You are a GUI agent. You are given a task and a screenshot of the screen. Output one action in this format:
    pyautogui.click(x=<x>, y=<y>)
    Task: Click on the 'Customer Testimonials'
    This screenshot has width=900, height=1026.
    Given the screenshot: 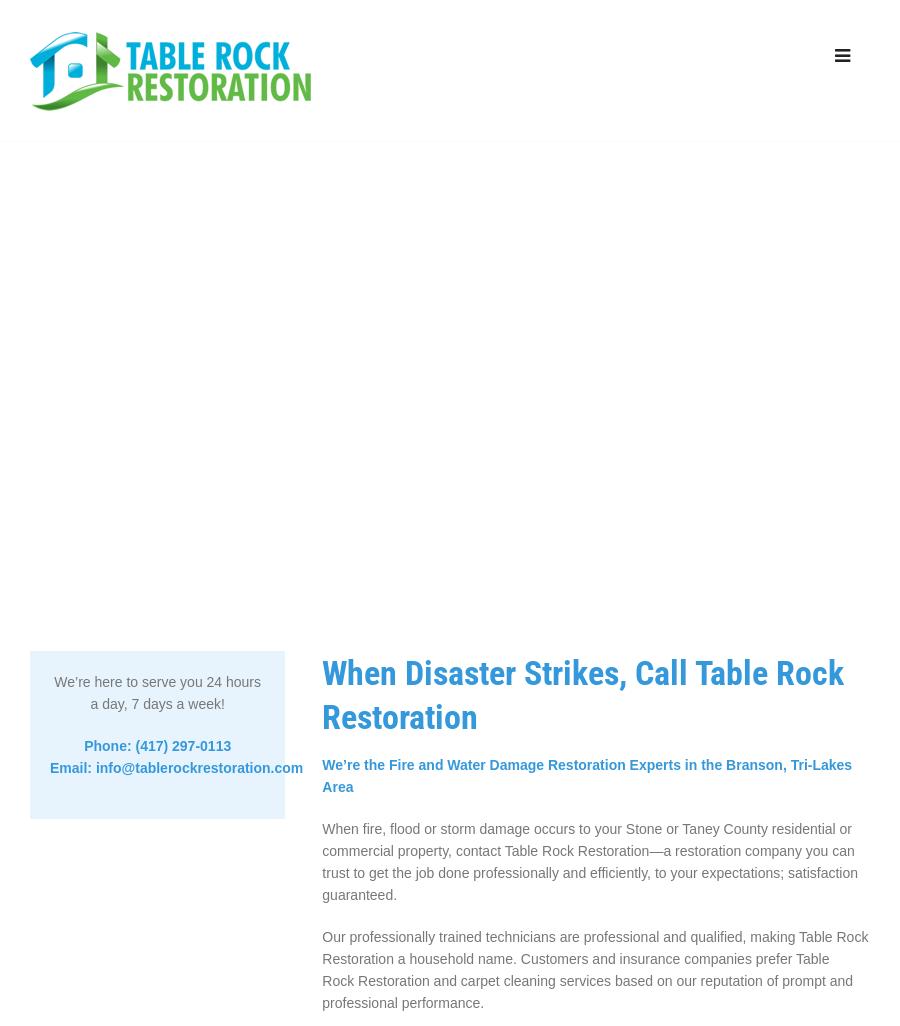 What is the action you would take?
    pyautogui.click(x=684, y=247)
    